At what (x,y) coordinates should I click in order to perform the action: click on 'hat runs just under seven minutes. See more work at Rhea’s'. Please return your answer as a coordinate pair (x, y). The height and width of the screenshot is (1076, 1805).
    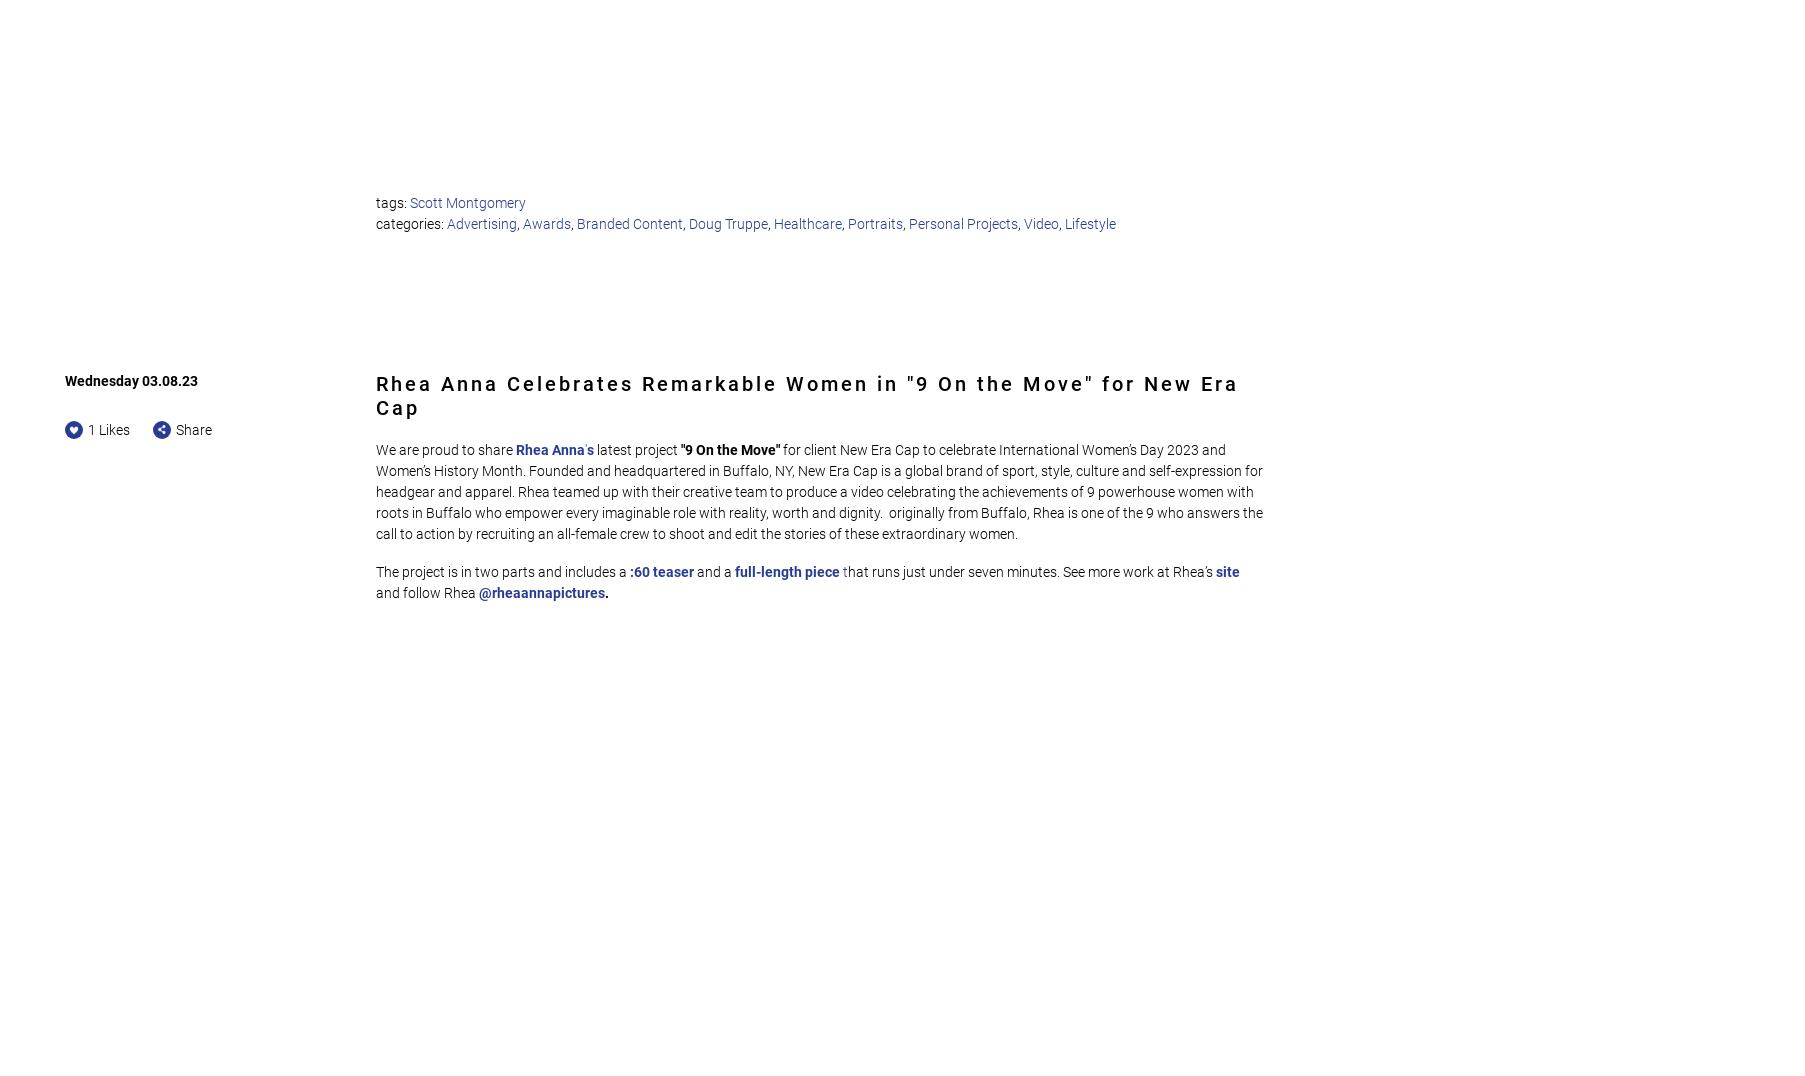
    Looking at the image, I should click on (1029, 571).